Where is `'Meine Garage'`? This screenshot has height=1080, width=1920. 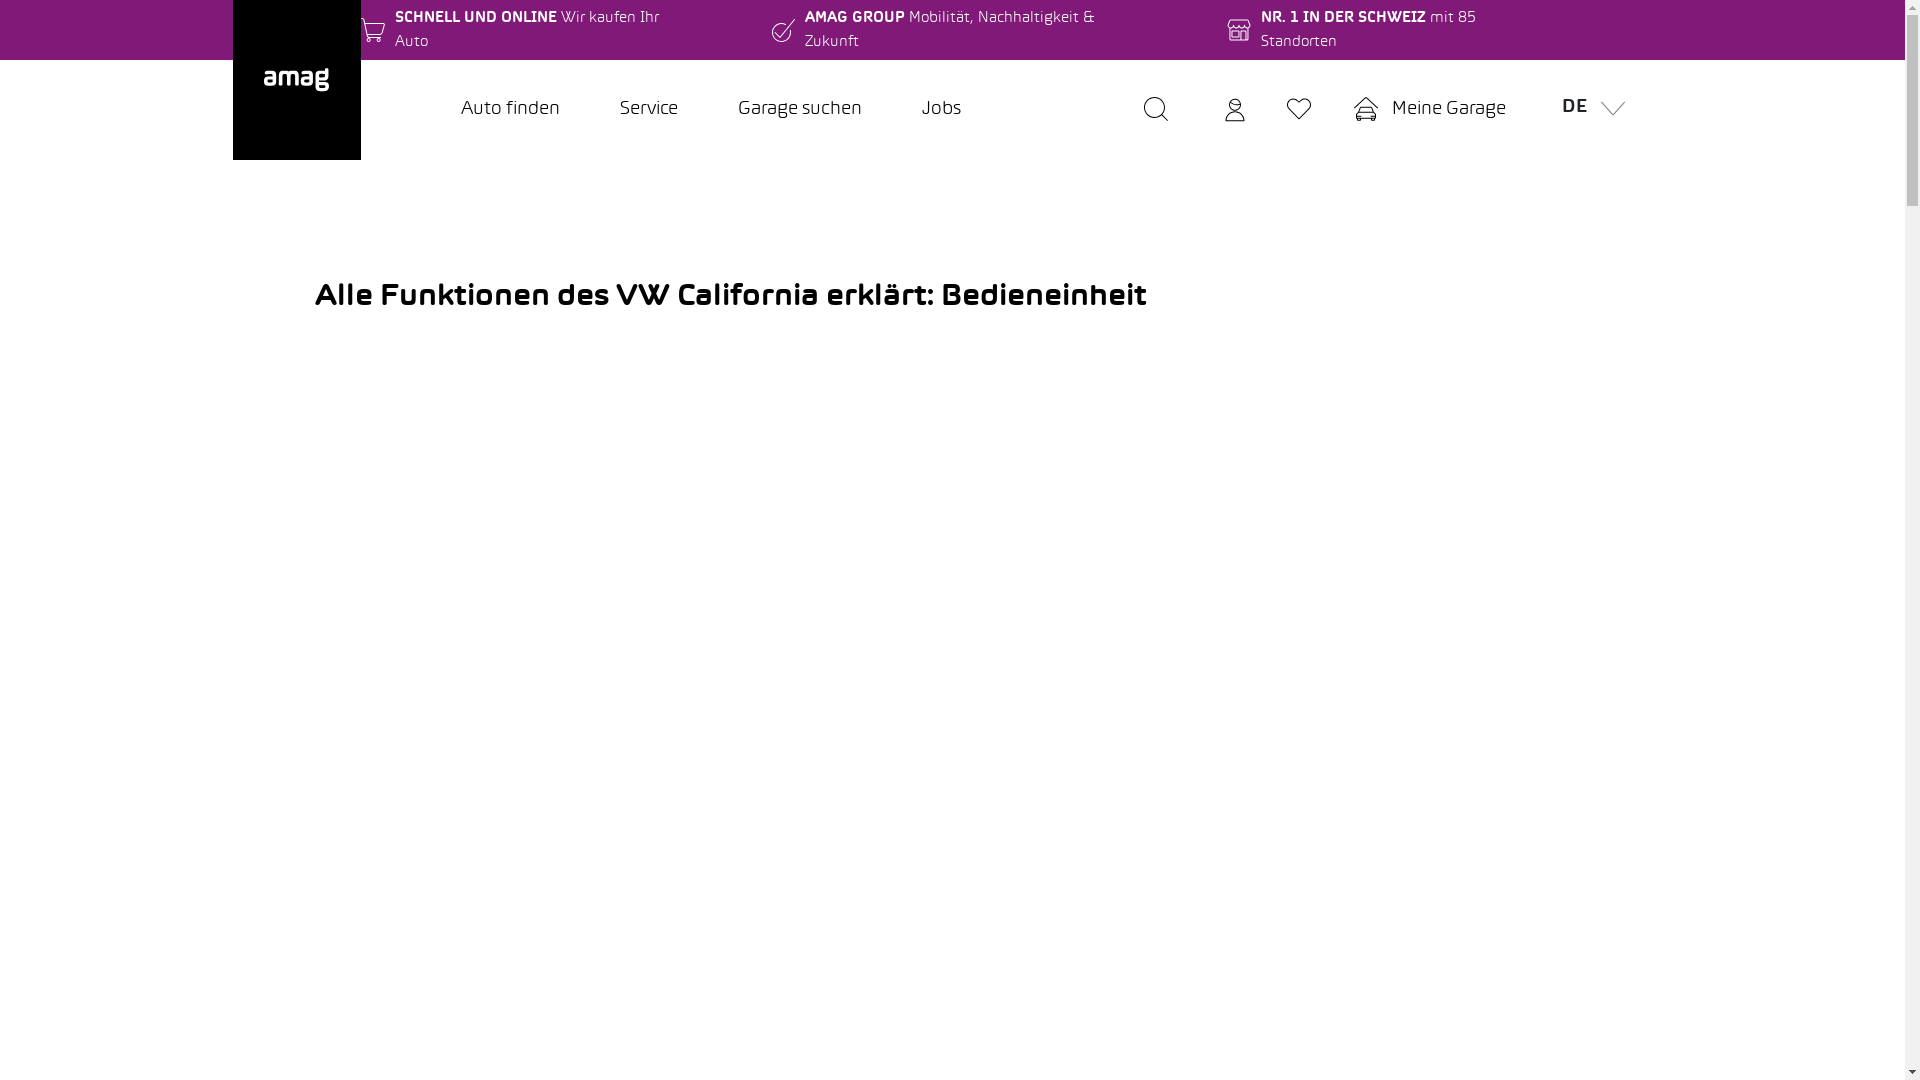
'Meine Garage' is located at coordinates (1428, 110).